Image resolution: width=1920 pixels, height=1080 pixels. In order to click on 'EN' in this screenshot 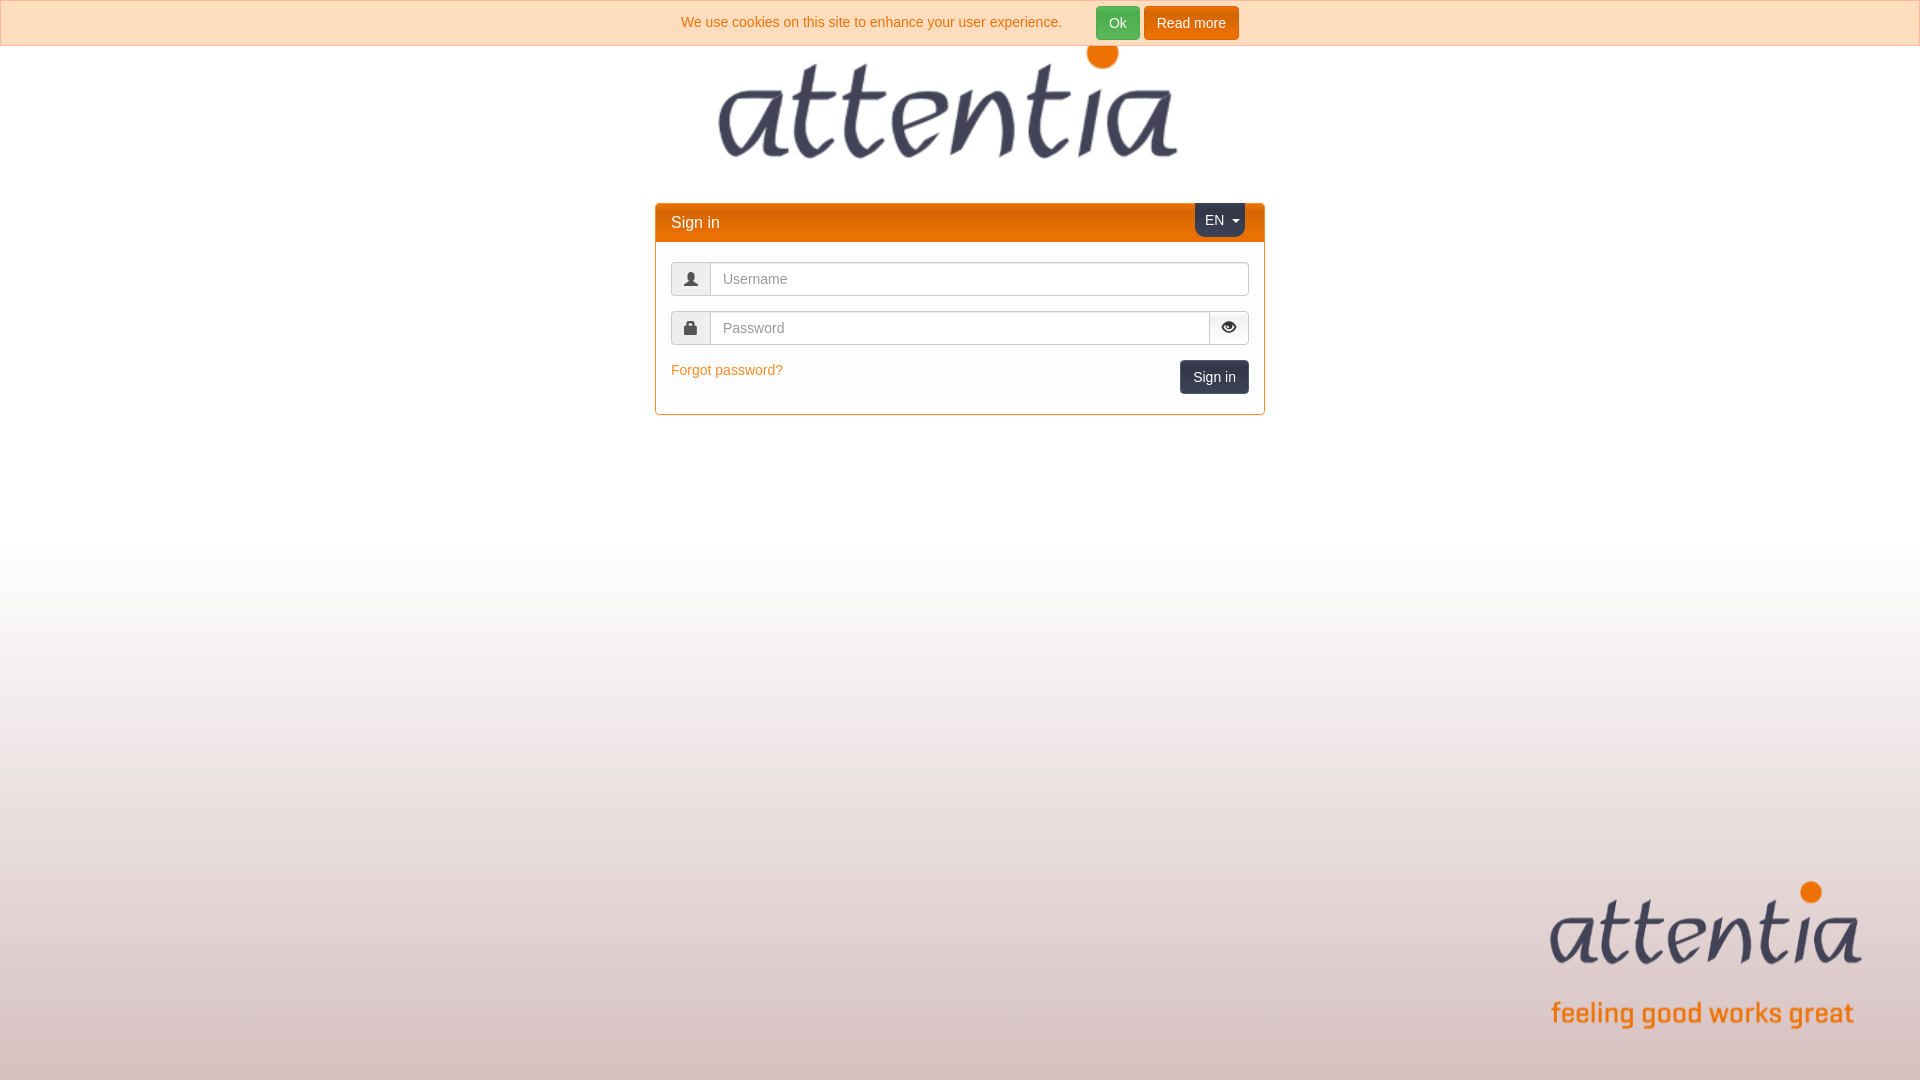, I will do `click(1213, 219)`.